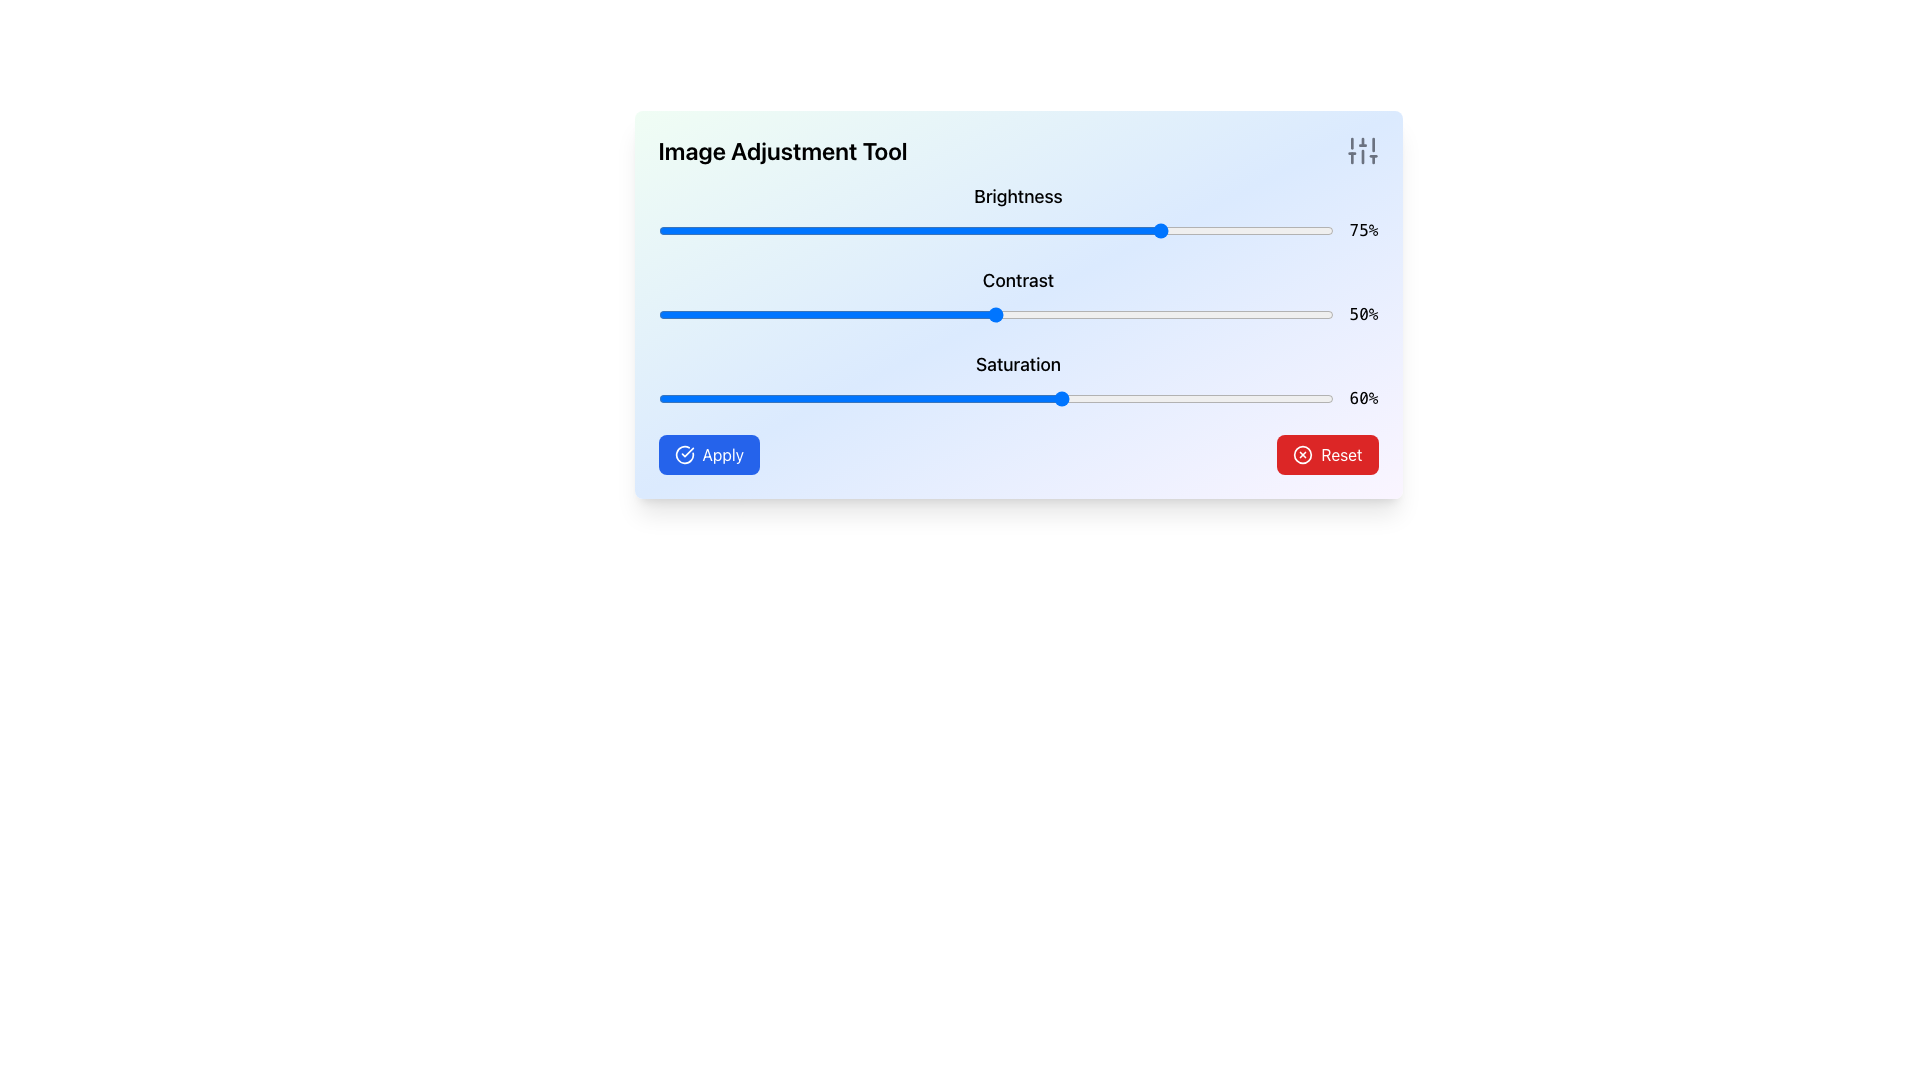  I want to click on the slider value, so click(678, 398).